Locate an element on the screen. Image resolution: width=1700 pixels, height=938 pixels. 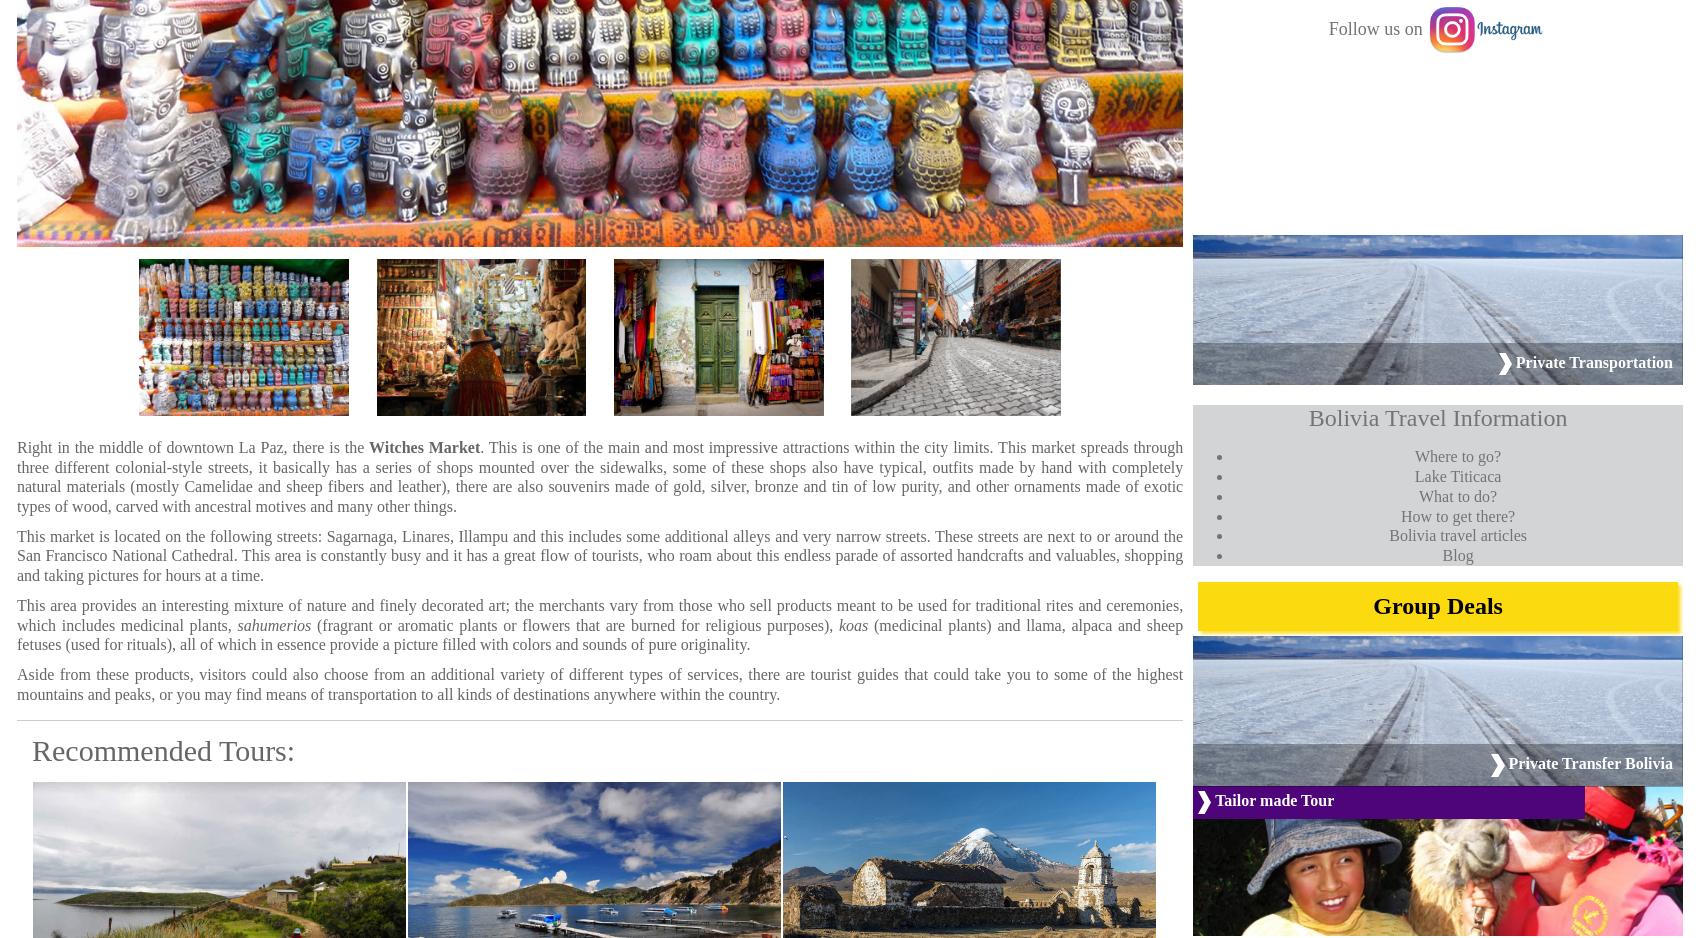
'. This is one of the main and most impressive attractions within the city limits. This market spreads through three different colonial-style streets, it basically has a series of shops mounted over the sidewalks, some of these shops also have typical, outfits made by hand with completely natural materials (mostly Camelidae and sheep fibers and leather), there are also souvenirs made of gold, silver, bronze and tin of low purity, and other ornaments made of exotic types of wood, carved with ancestral motives and many other things.' is located at coordinates (598, 476).